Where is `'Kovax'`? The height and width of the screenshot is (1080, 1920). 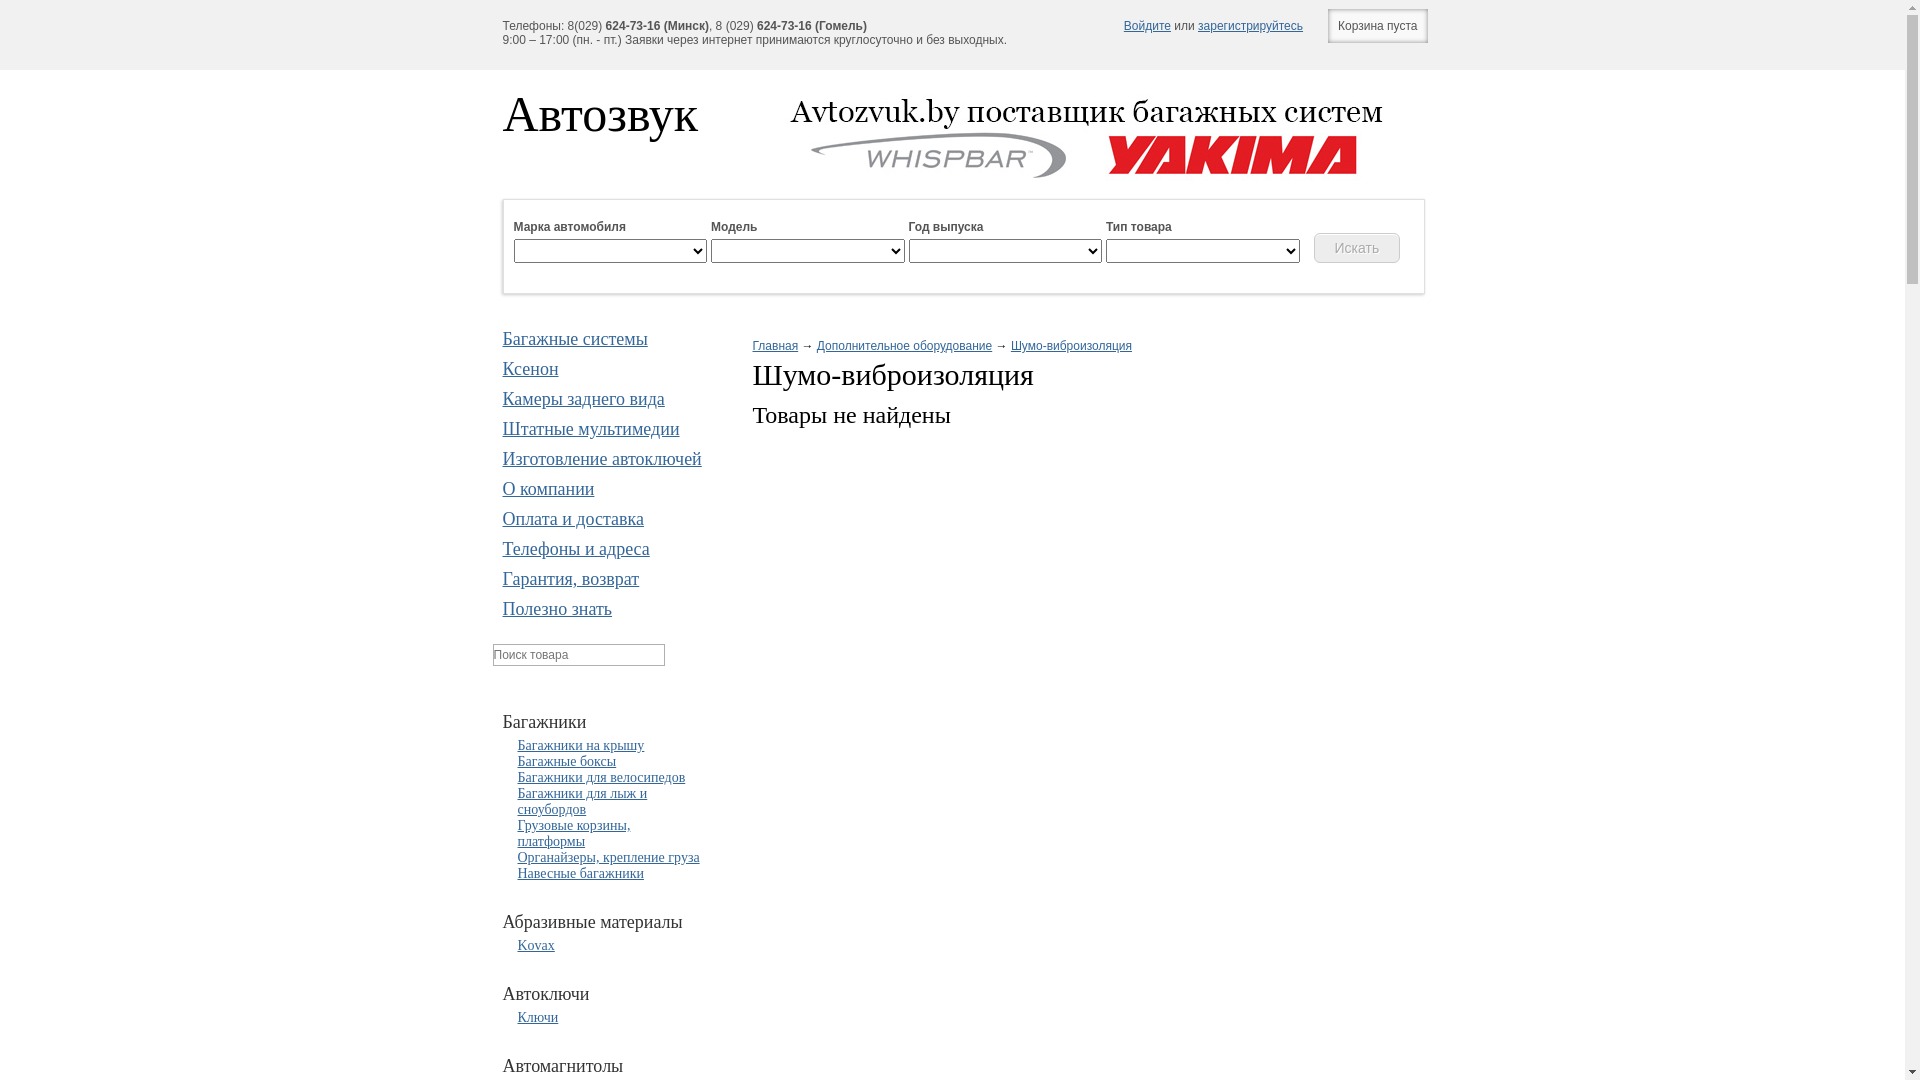 'Kovax' is located at coordinates (536, 945).